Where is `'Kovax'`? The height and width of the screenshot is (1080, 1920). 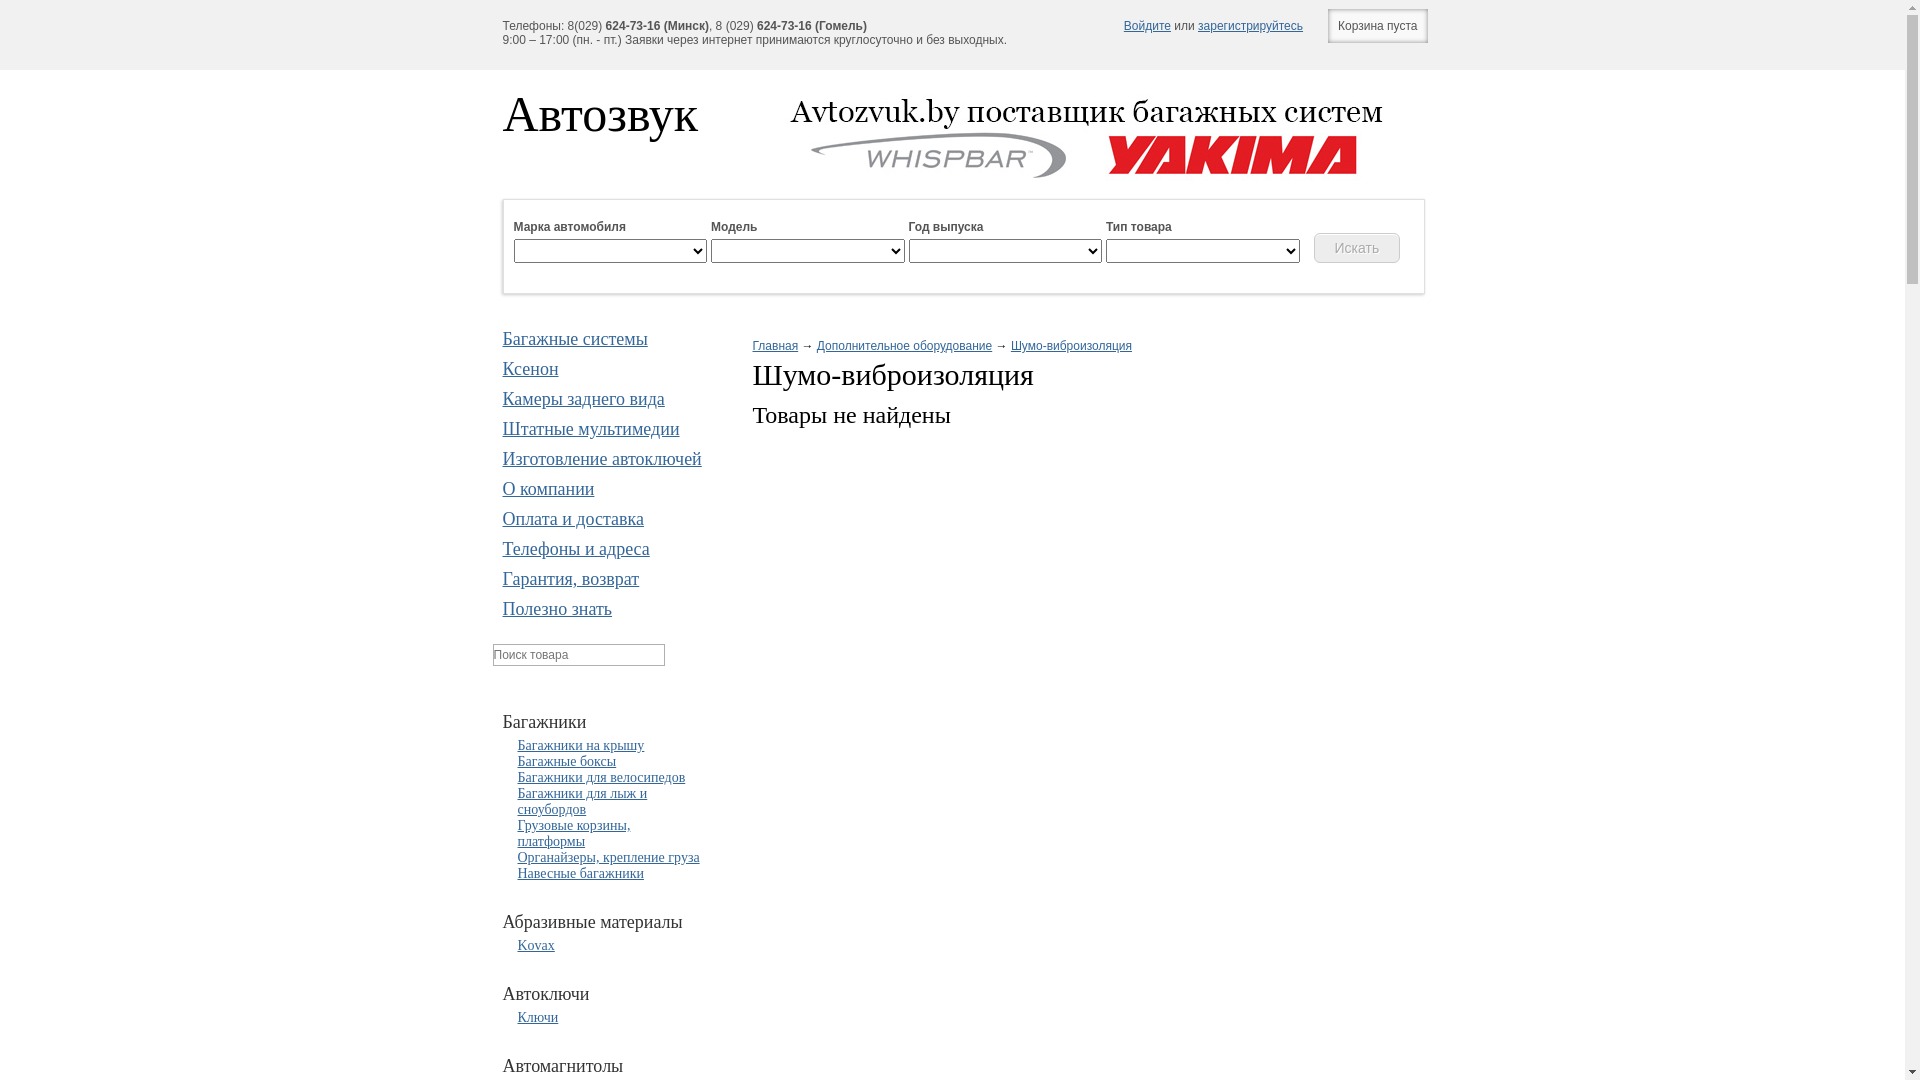 'Kovax' is located at coordinates (536, 945).